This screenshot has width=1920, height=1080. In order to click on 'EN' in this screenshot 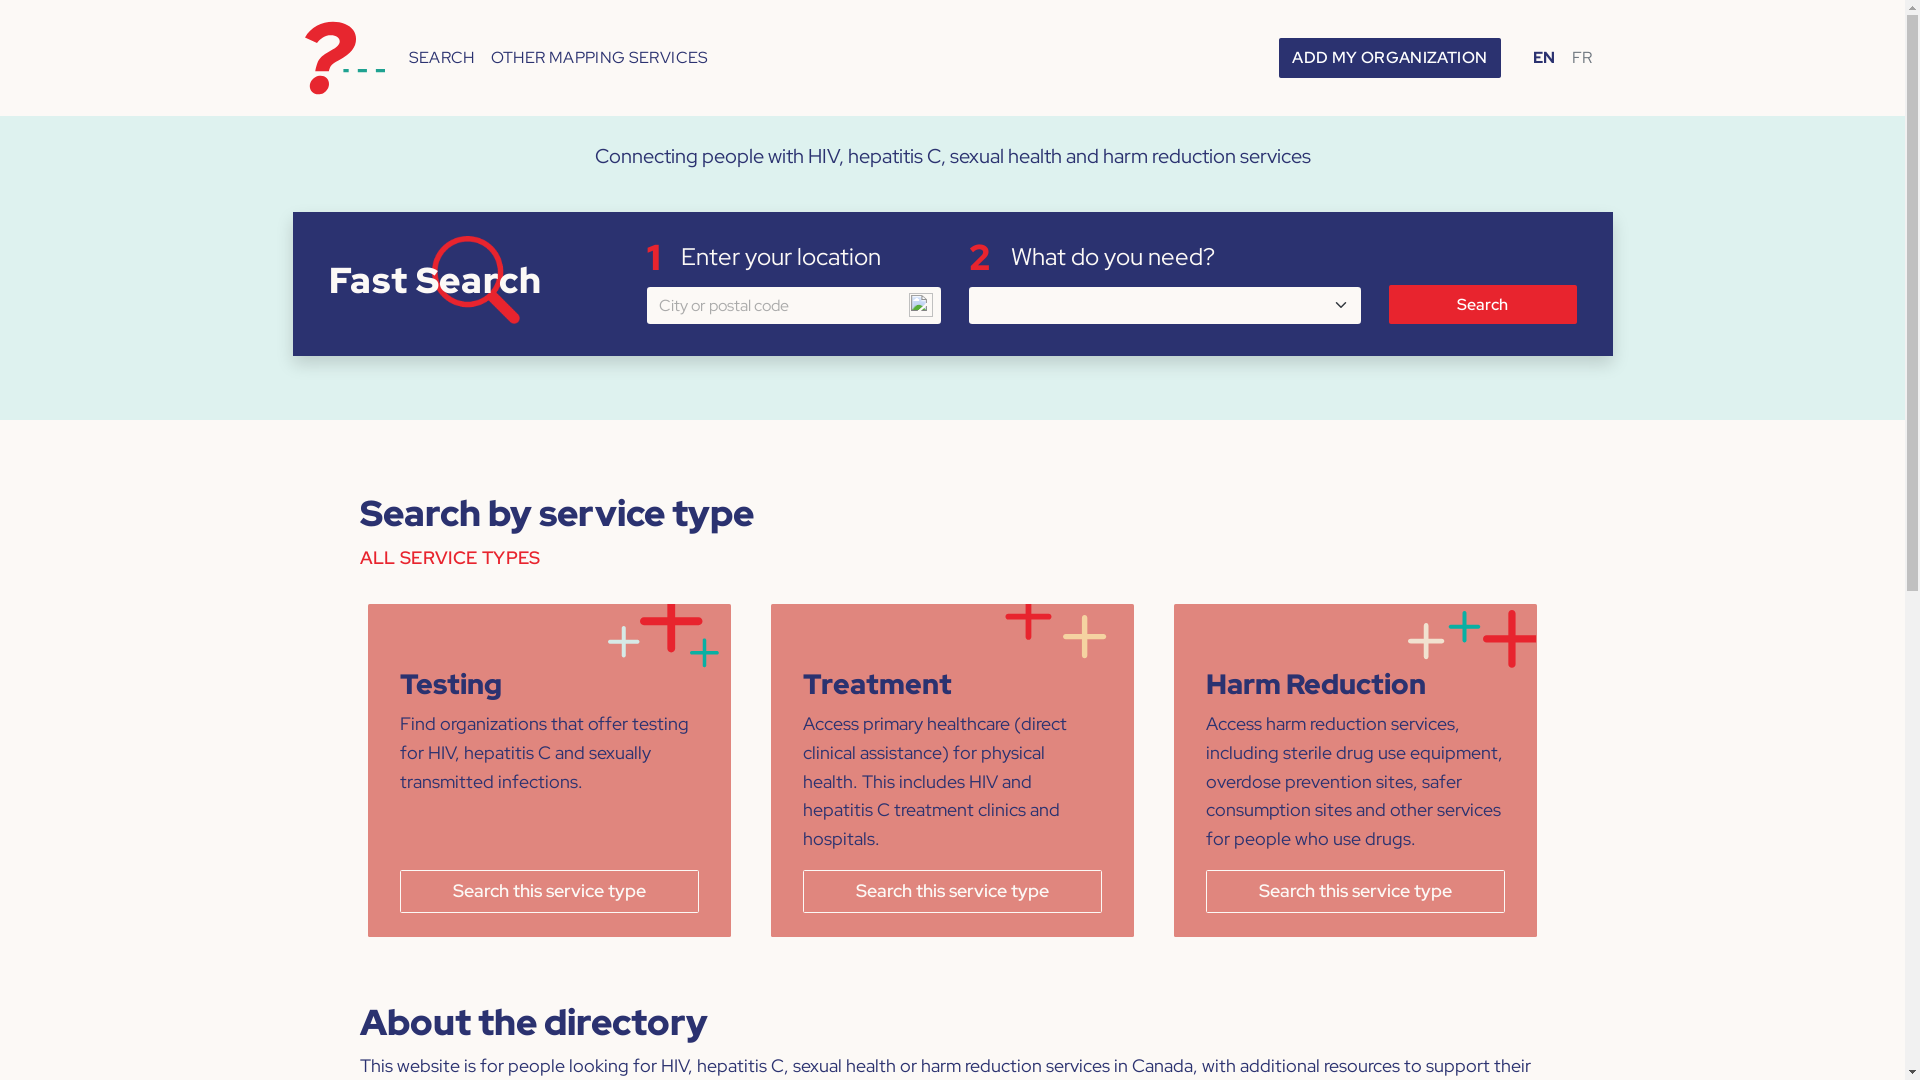, I will do `click(1524, 56)`.